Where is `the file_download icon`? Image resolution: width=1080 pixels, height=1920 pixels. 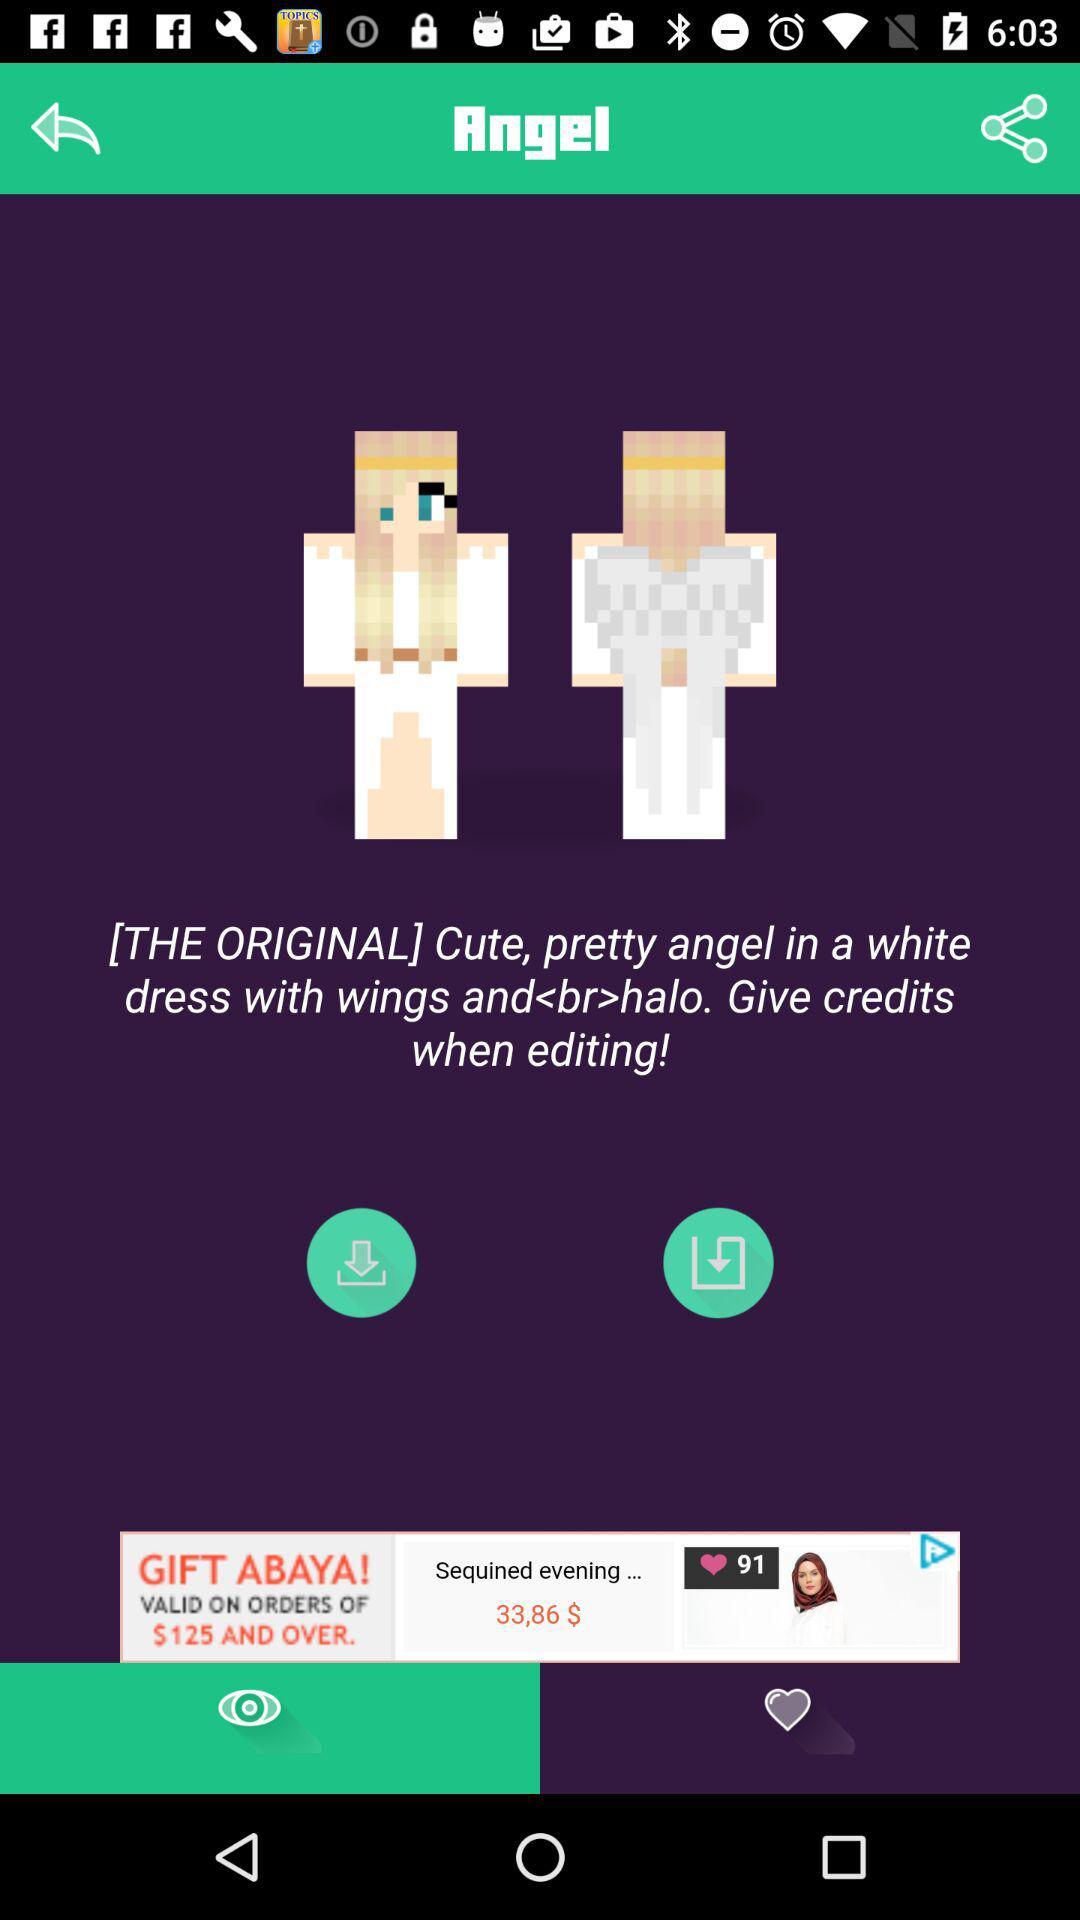 the file_download icon is located at coordinates (361, 1261).